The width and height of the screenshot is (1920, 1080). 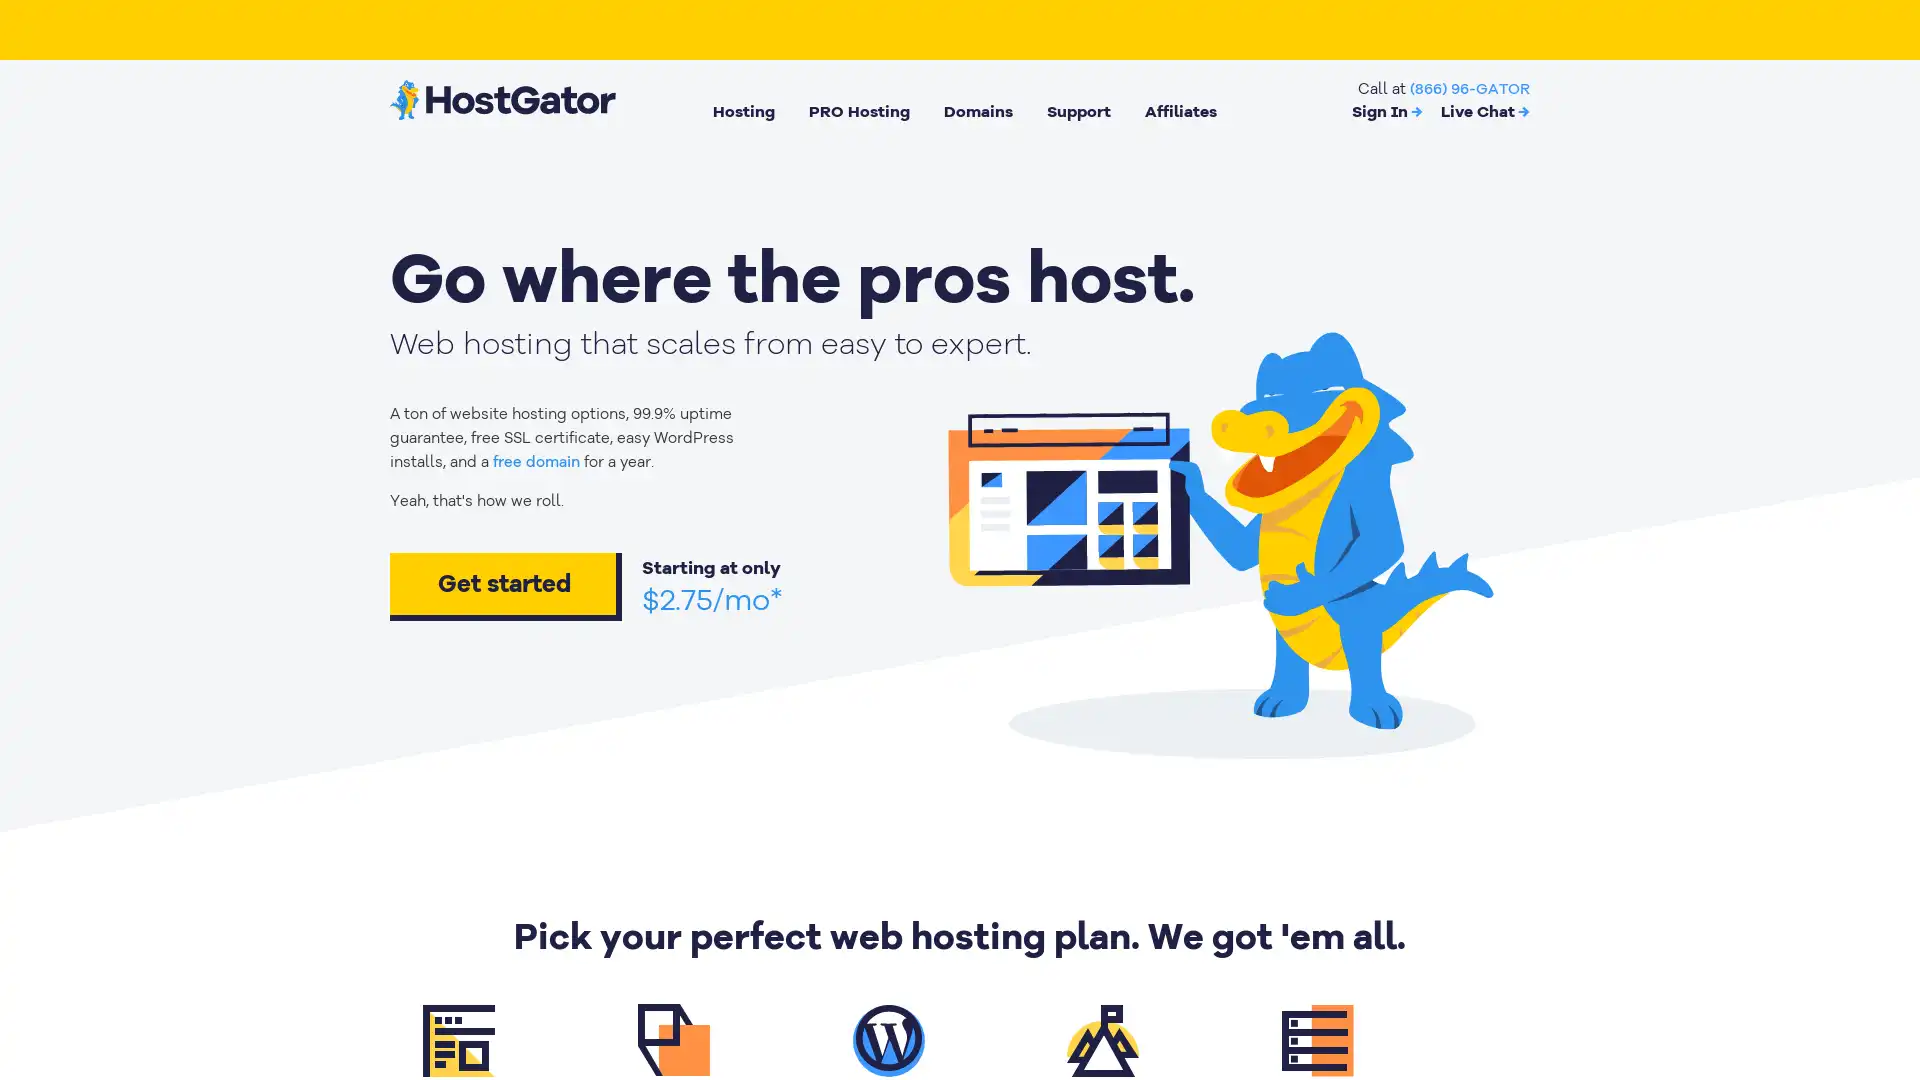 What do you see at coordinates (203, 1002) in the screenshot?
I see `Cookies Settings` at bounding box center [203, 1002].